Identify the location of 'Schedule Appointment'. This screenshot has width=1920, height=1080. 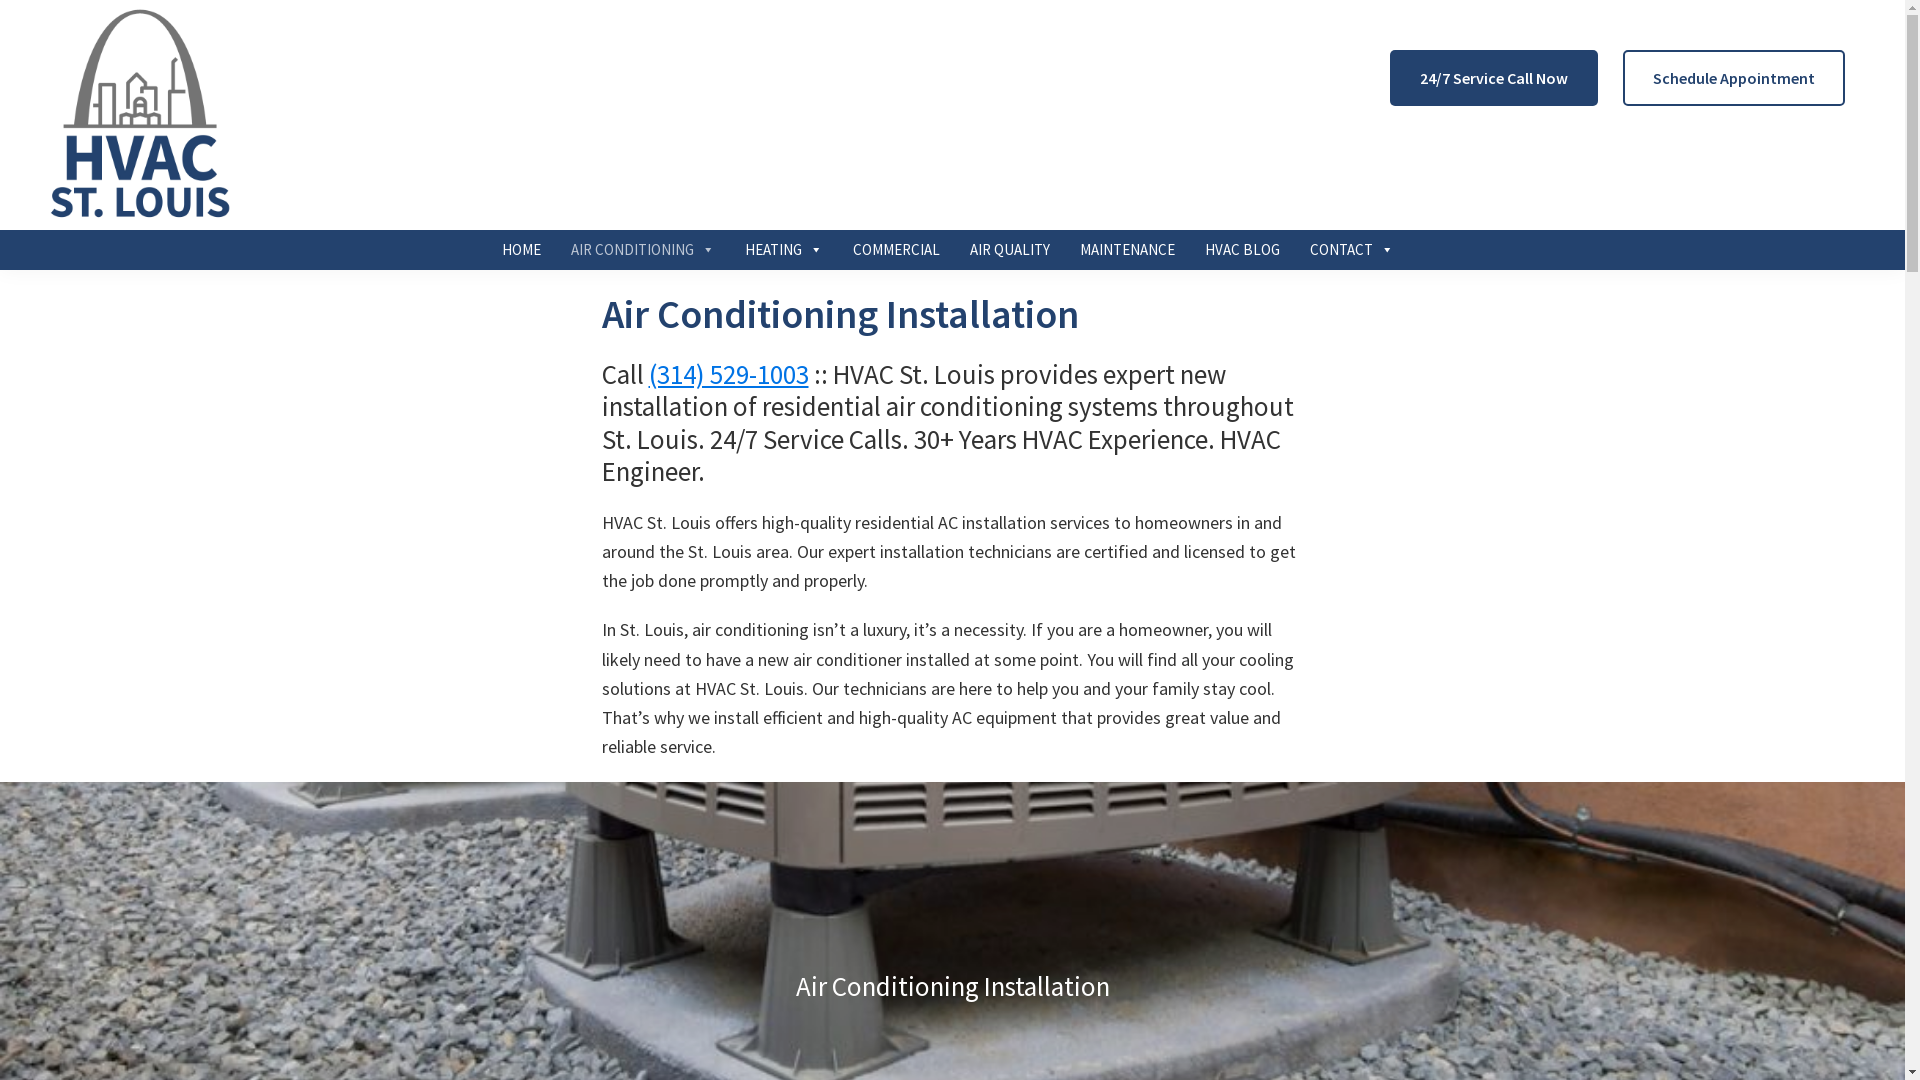
(1732, 76).